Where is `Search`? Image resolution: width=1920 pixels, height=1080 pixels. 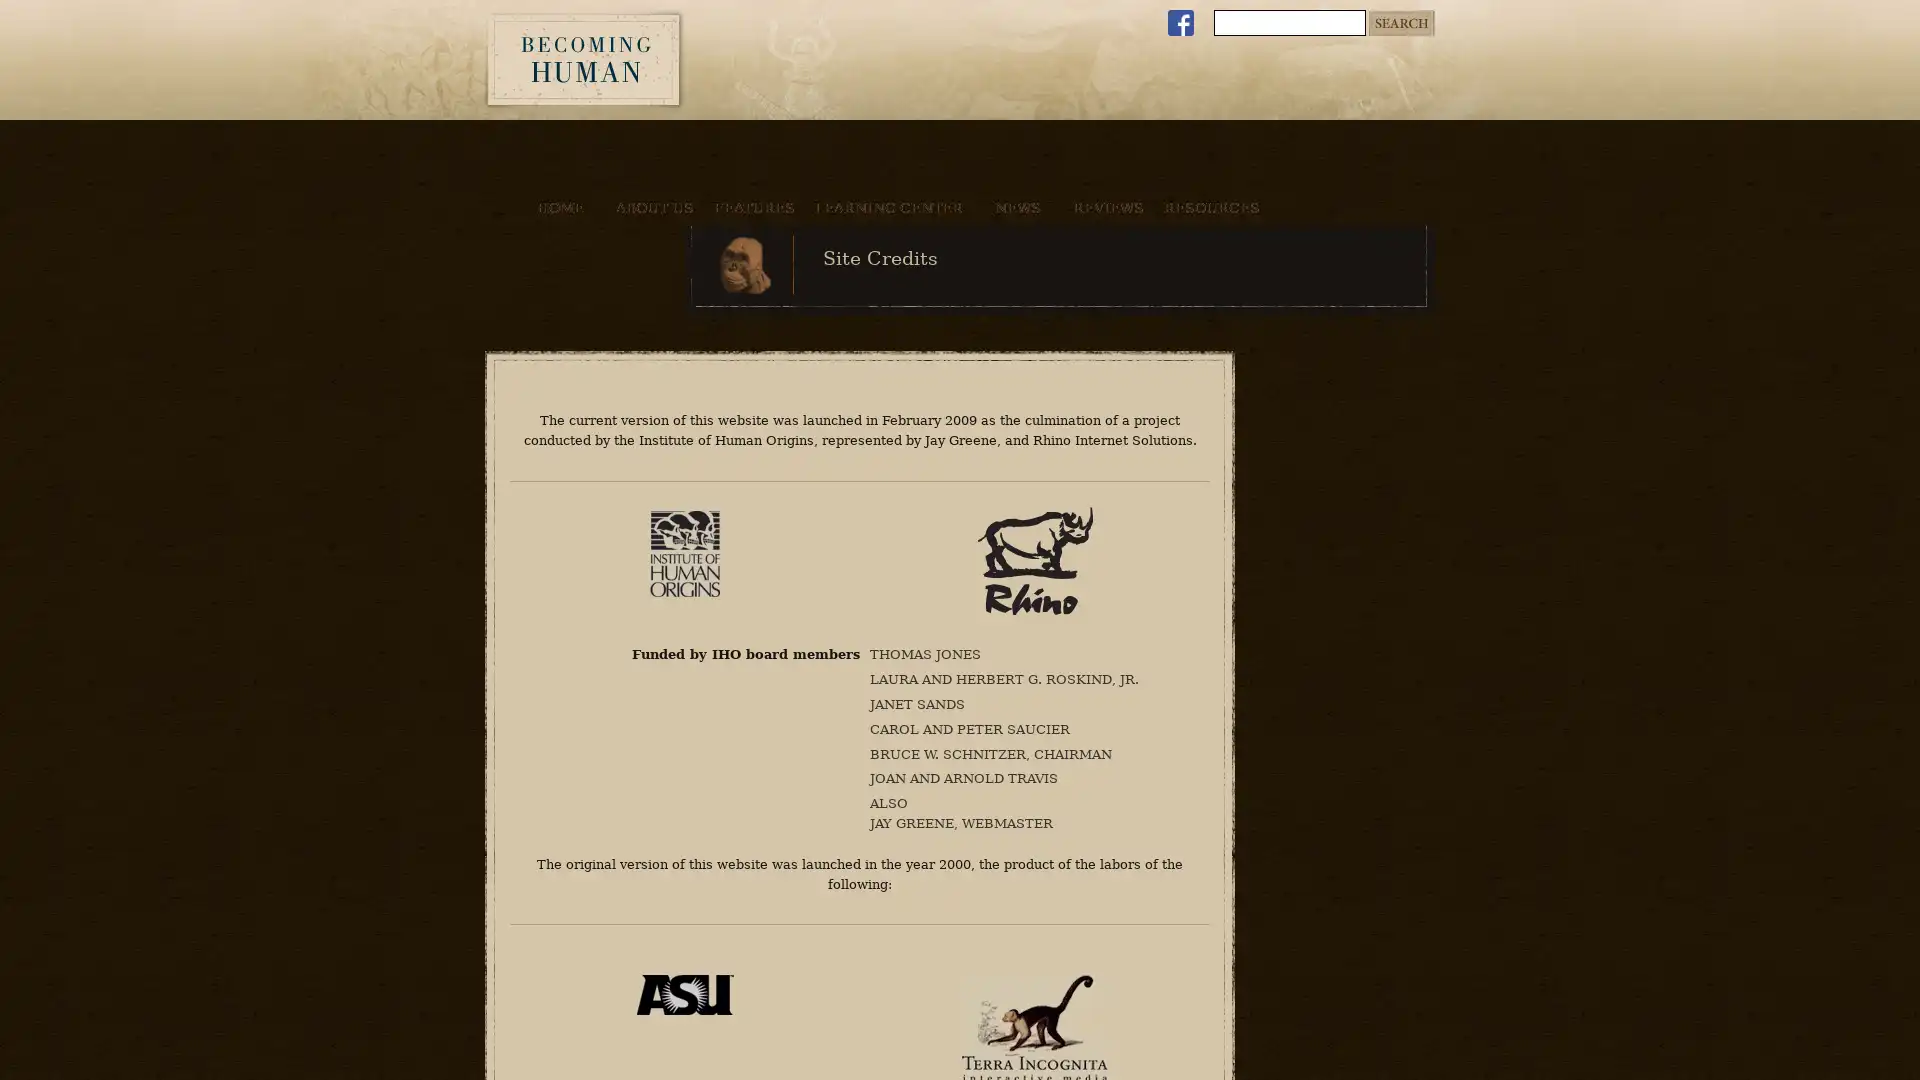
Search is located at coordinates (1400, 23).